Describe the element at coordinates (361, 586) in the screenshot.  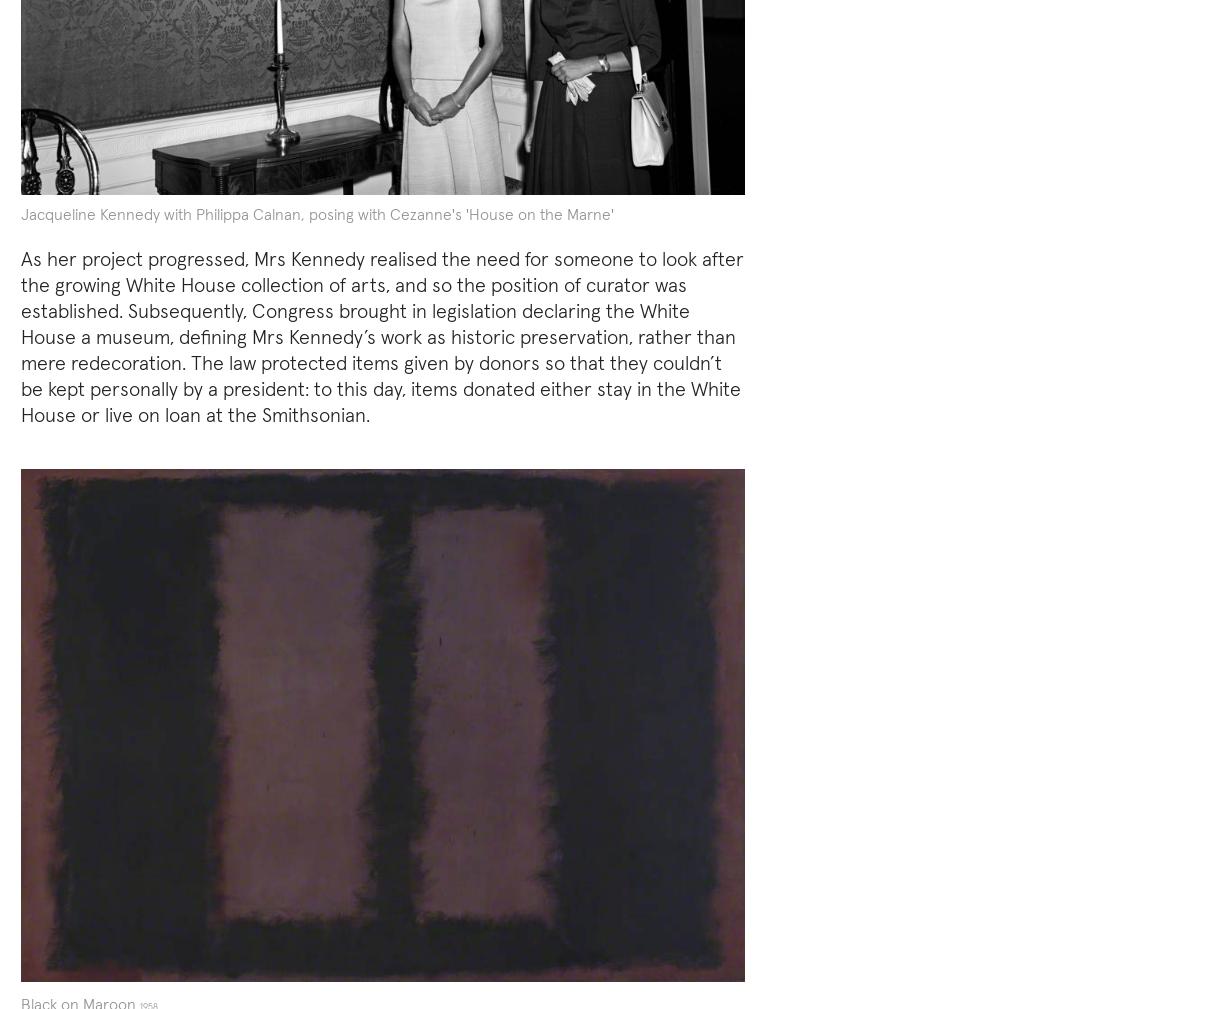
I see `'by satirist'` at that location.